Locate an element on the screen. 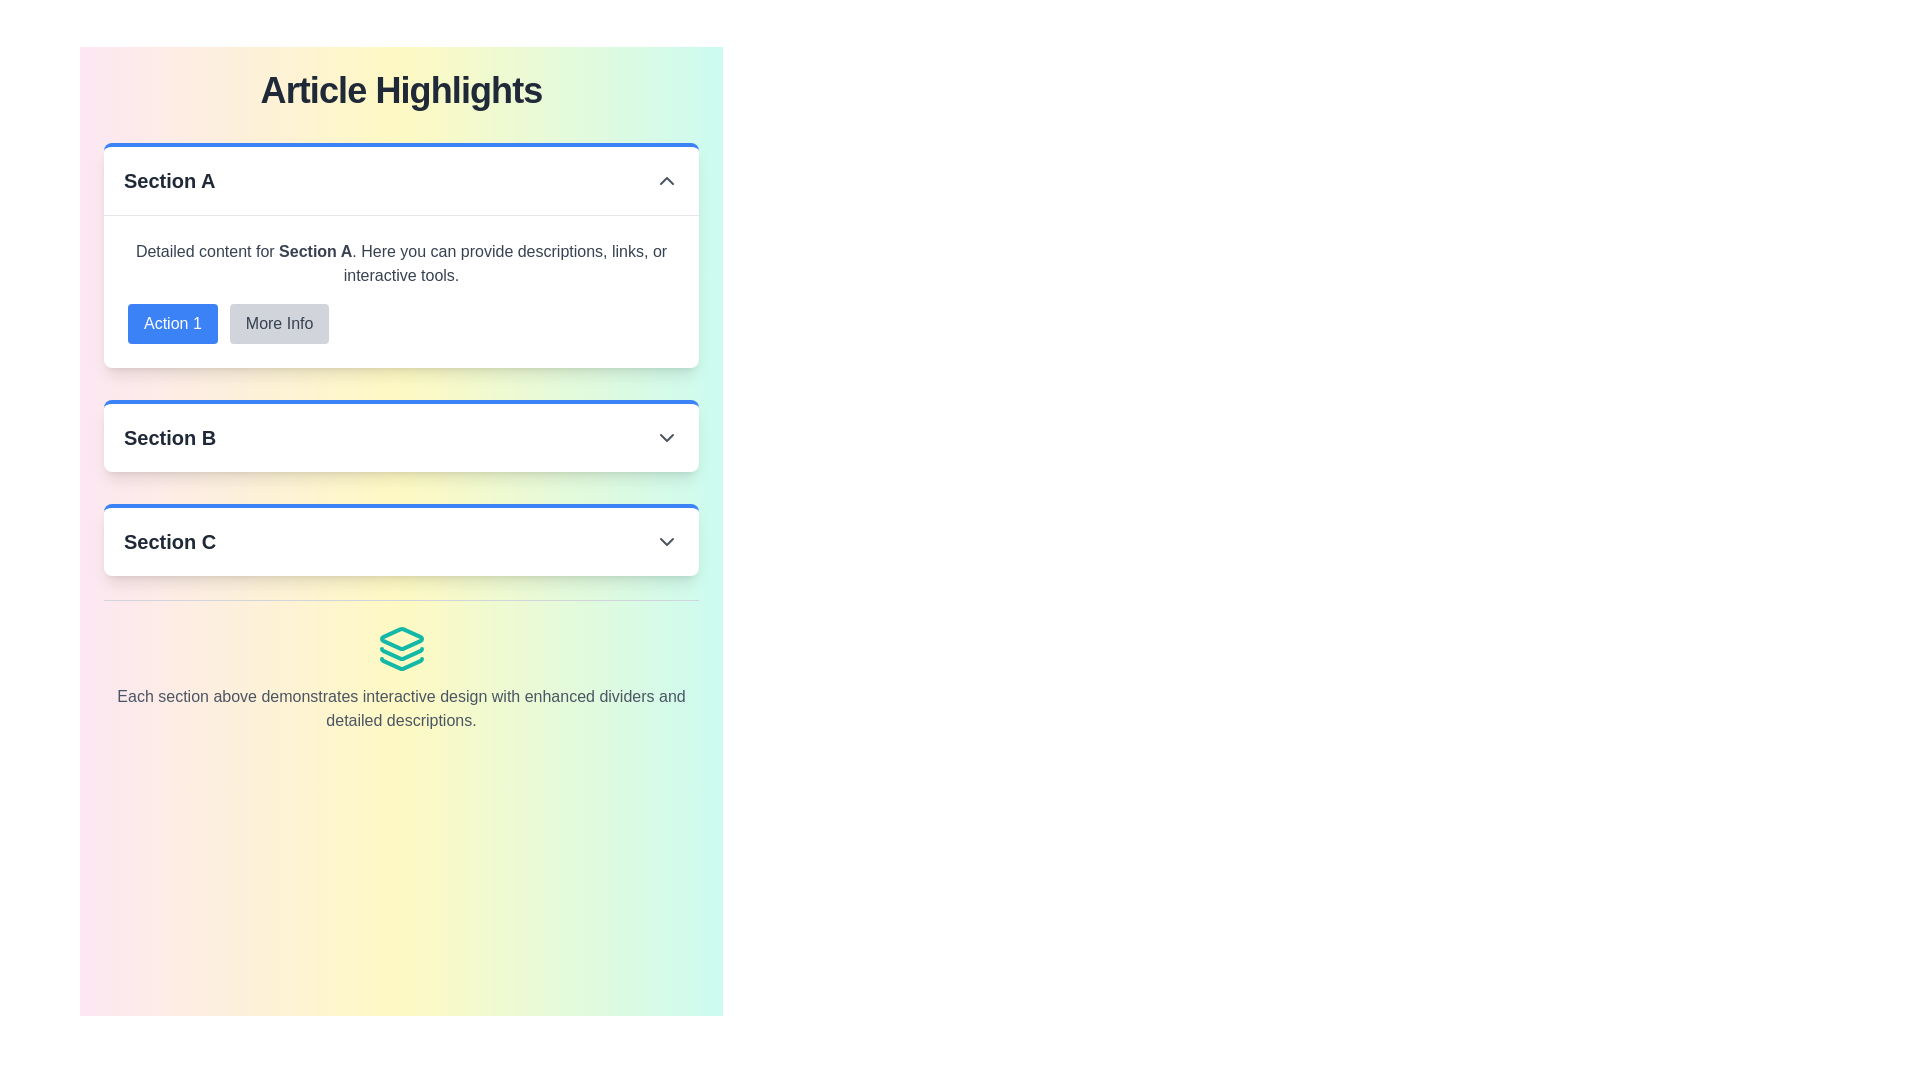 Image resolution: width=1920 pixels, height=1080 pixels. the button that triggers 'Action 1' is located at coordinates (172, 323).